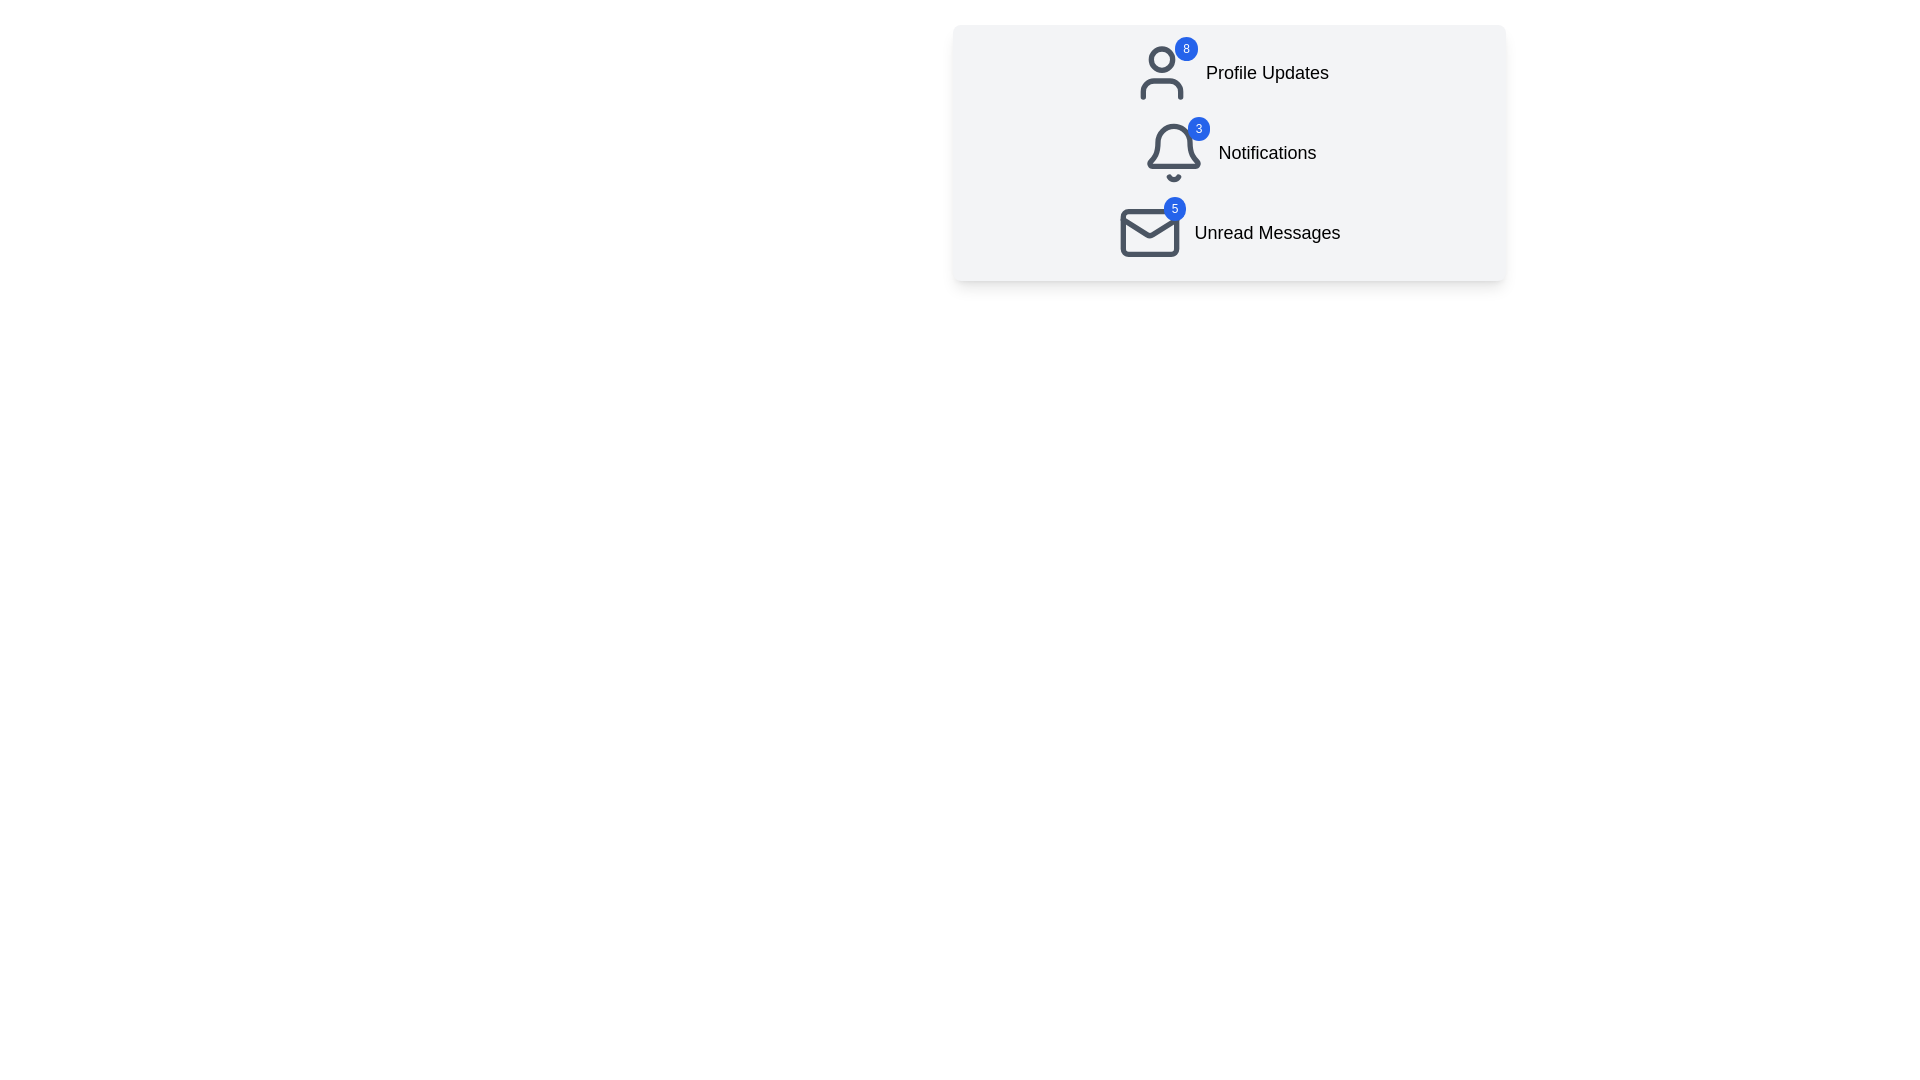  What do you see at coordinates (1199, 128) in the screenshot?
I see `the notification badge located at the top-right corner of the bell icon, which displays the count of unread notifications` at bounding box center [1199, 128].